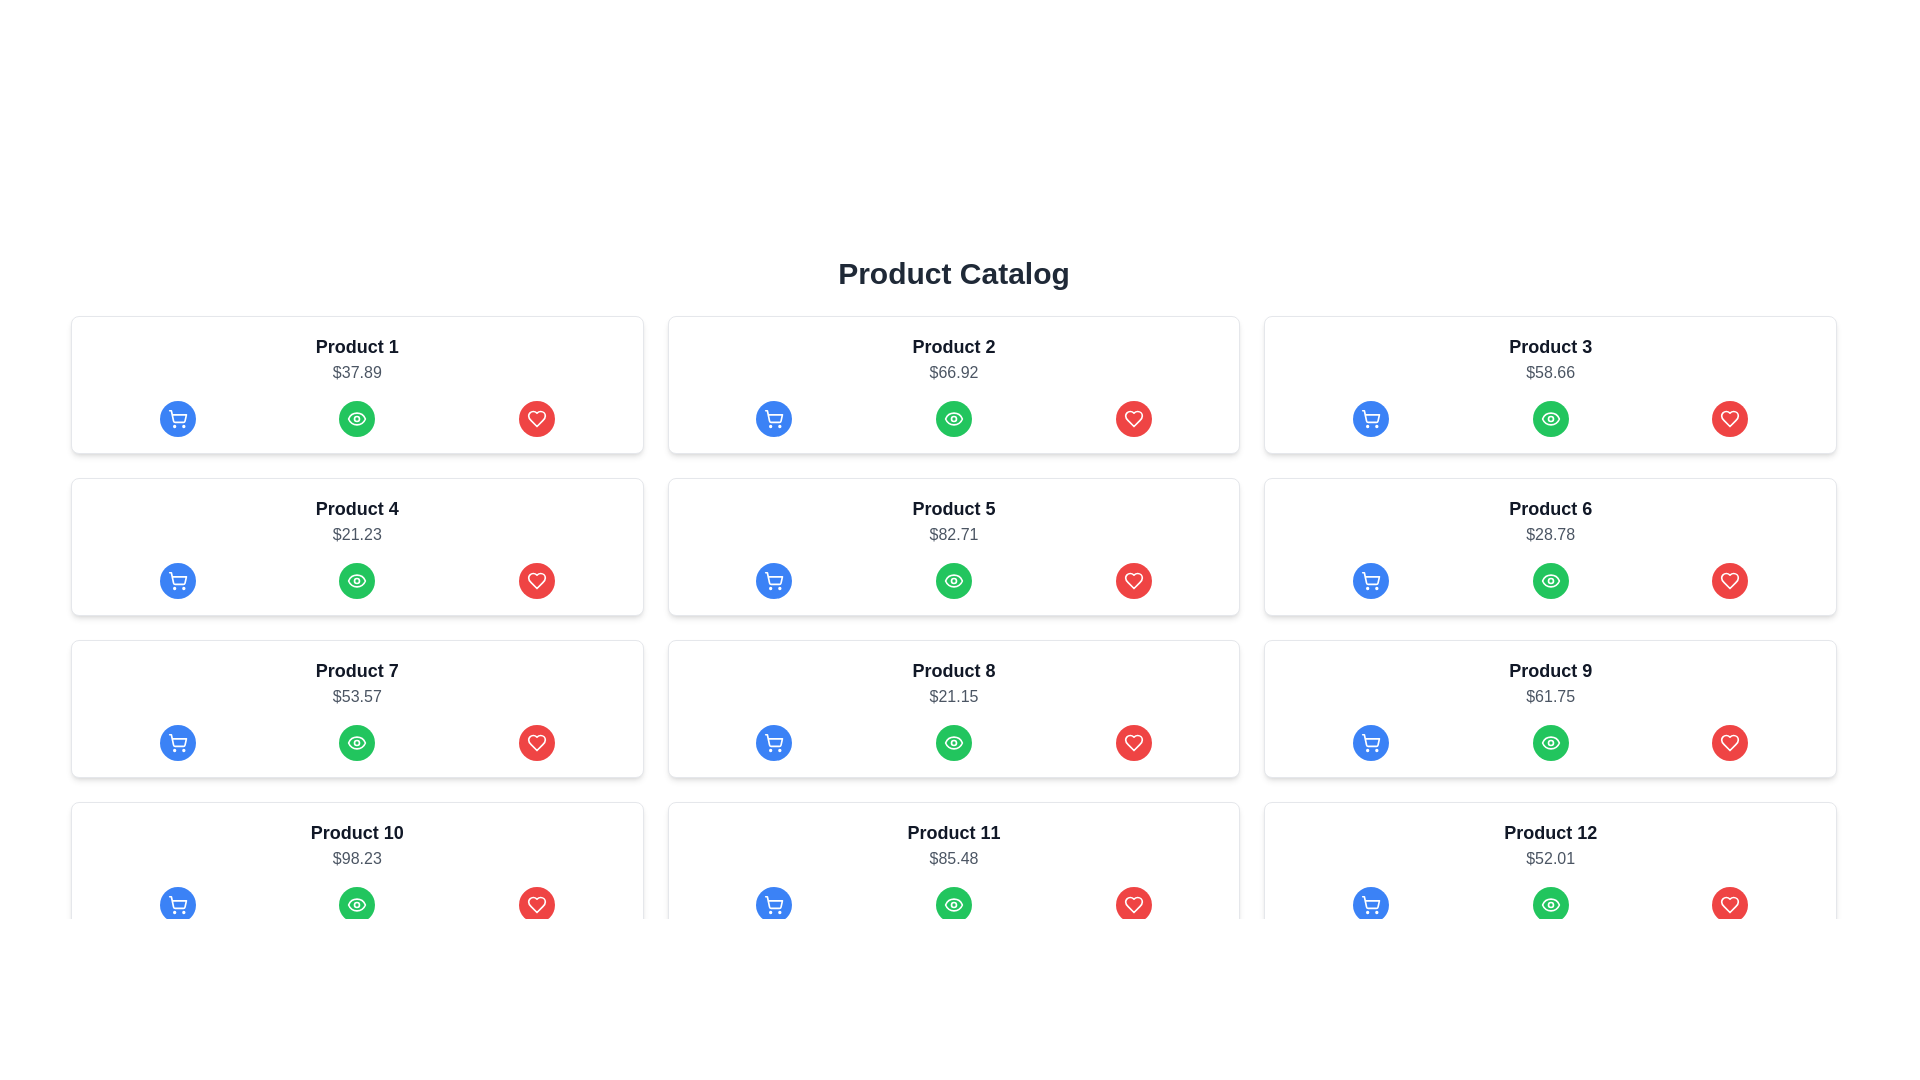  I want to click on the visibility icon located in the ninth product card of the catalog layout, which allows the user, so click(1549, 581).